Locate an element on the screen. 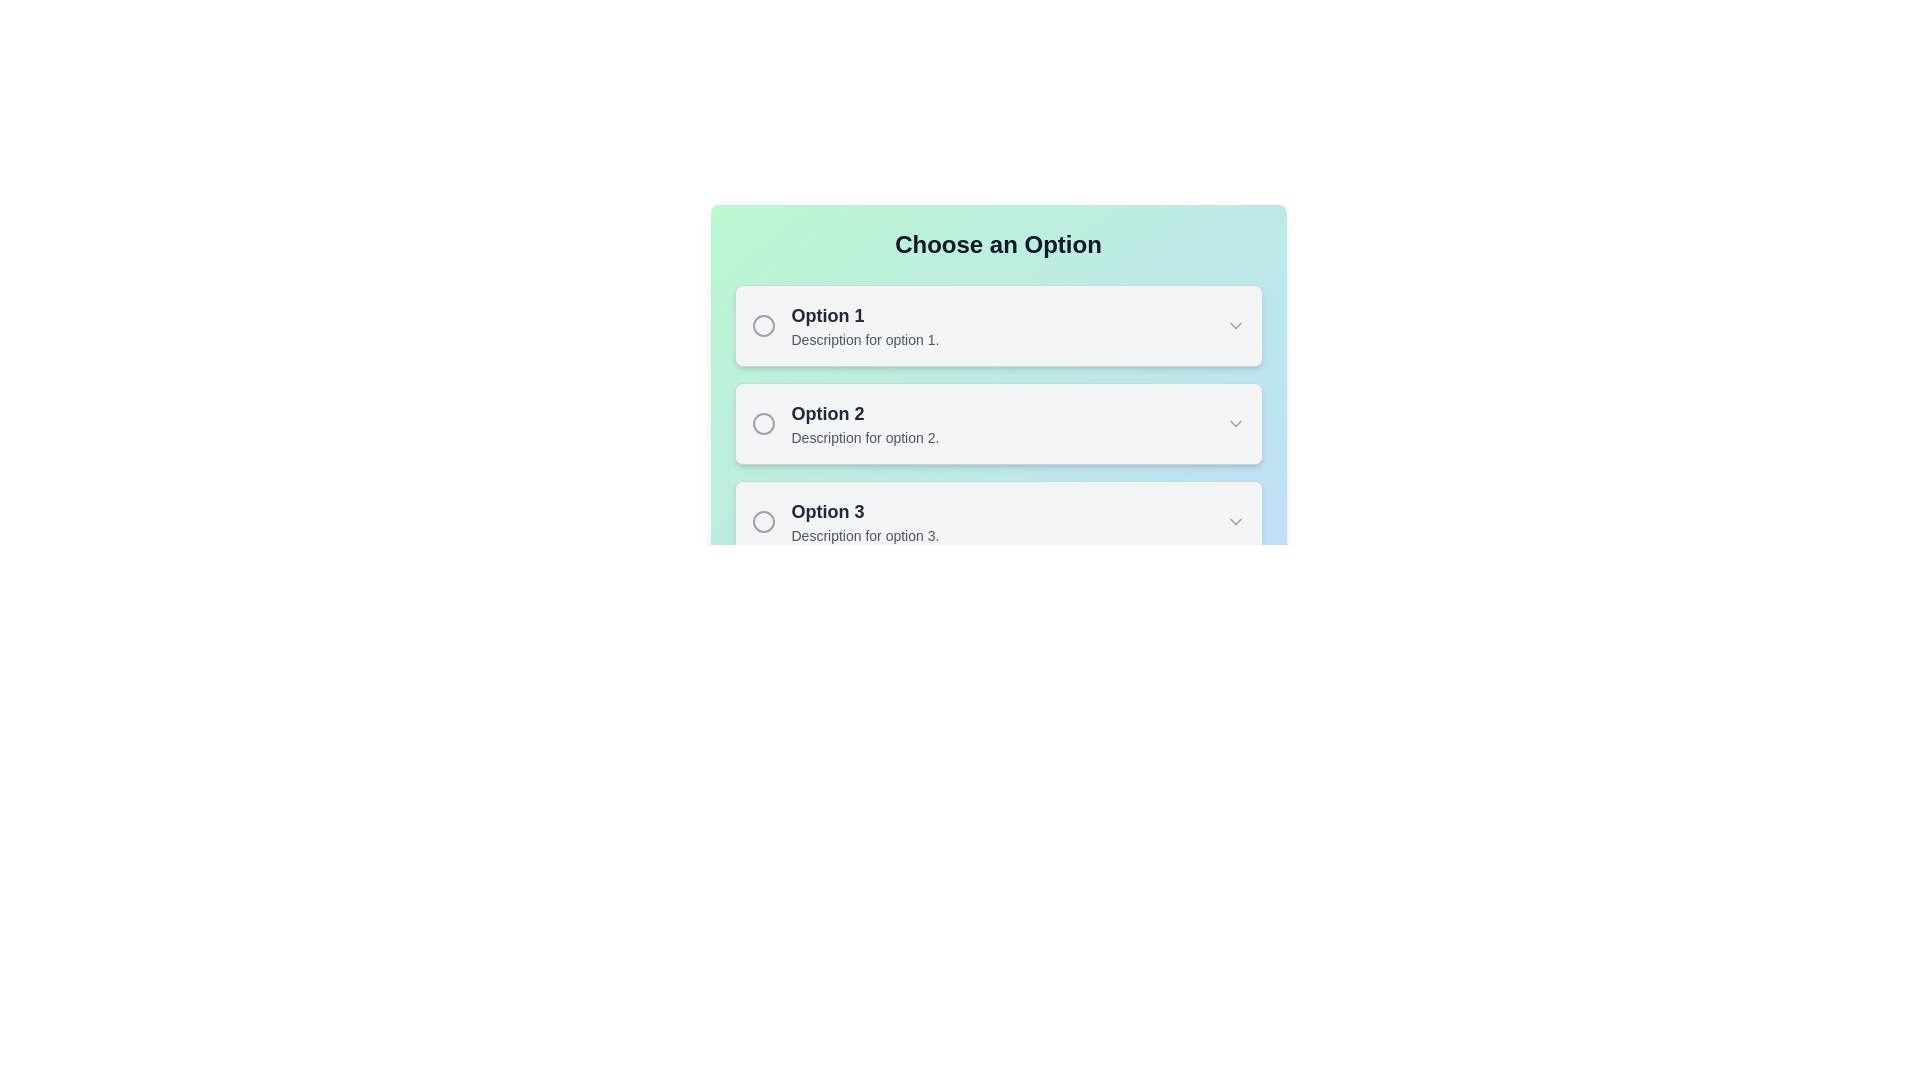 This screenshot has width=1920, height=1080. the text label that says 'Description for option 1', which is styled with a smaller font size and grayed-out color, positioned directly below 'Option 1' within the first option block of a dropdown-like structure is located at coordinates (865, 338).